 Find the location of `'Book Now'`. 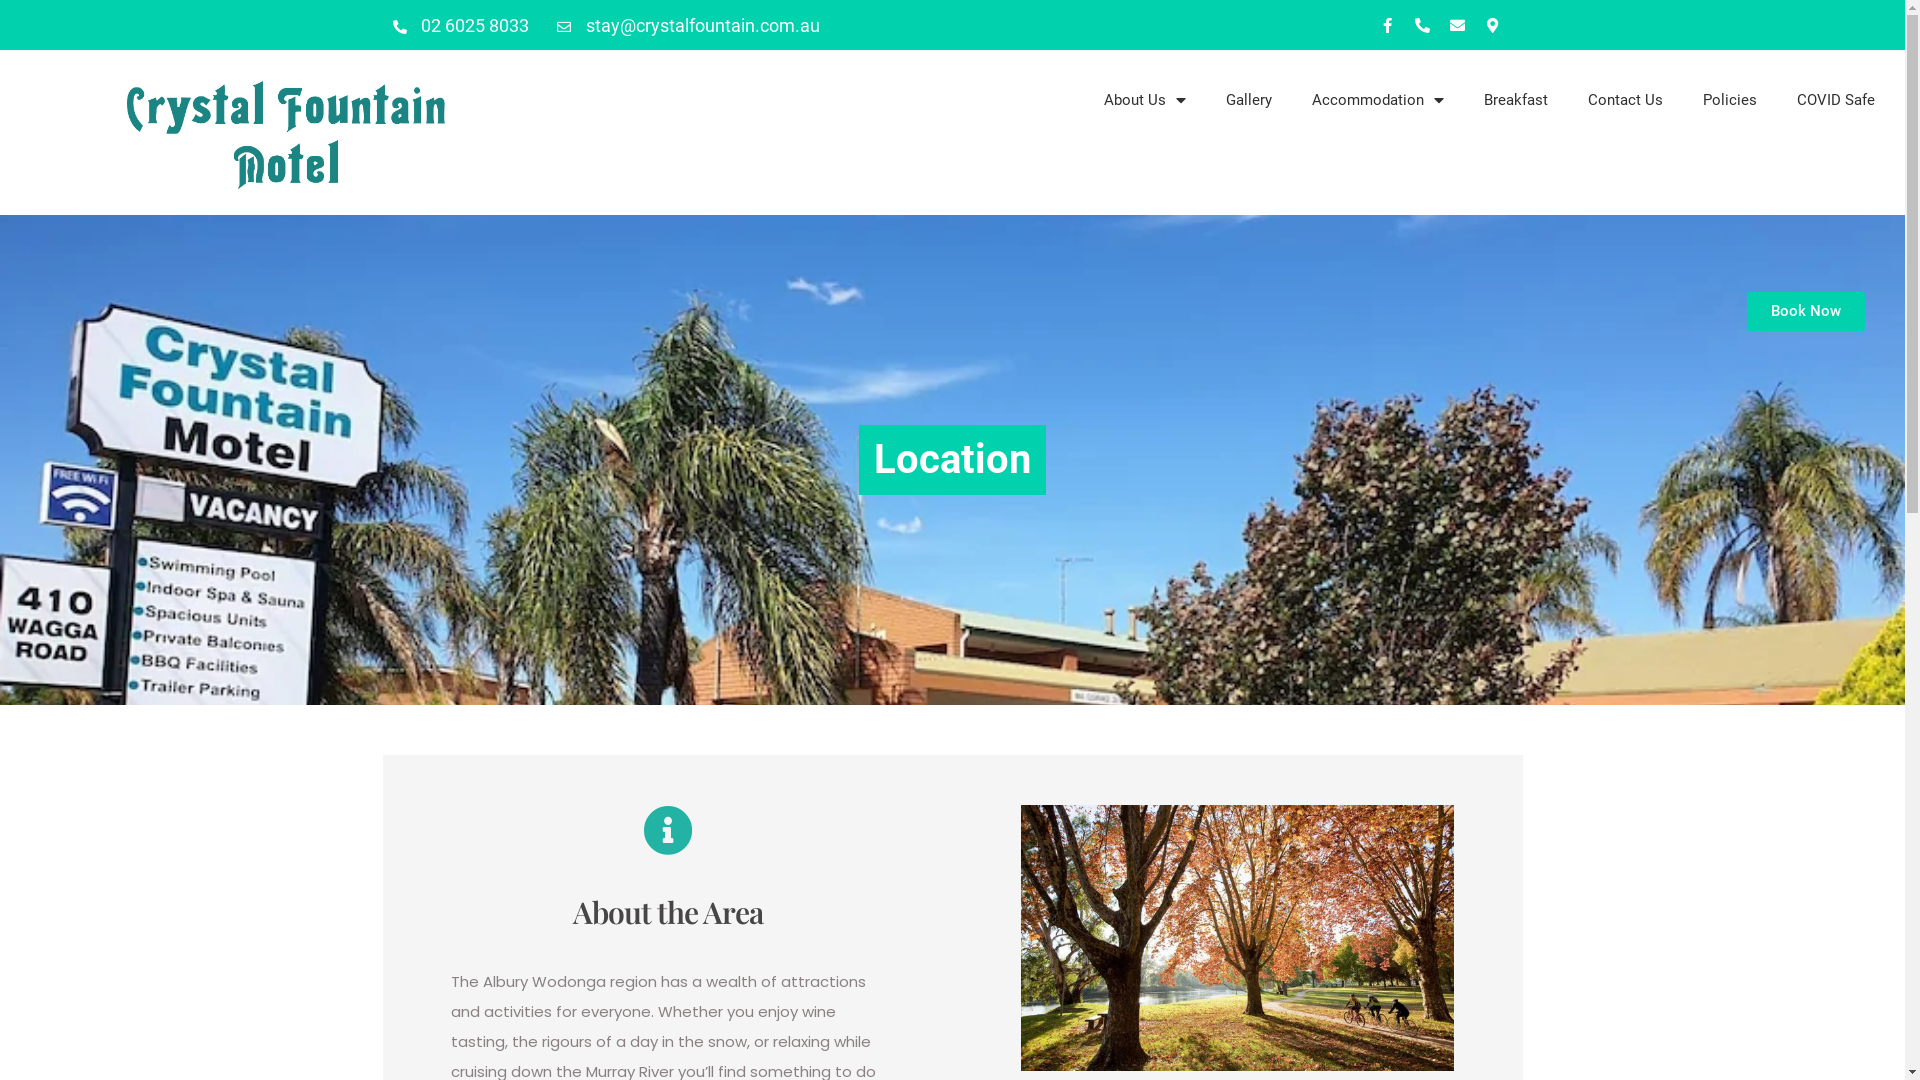

'Book Now' is located at coordinates (1746, 311).